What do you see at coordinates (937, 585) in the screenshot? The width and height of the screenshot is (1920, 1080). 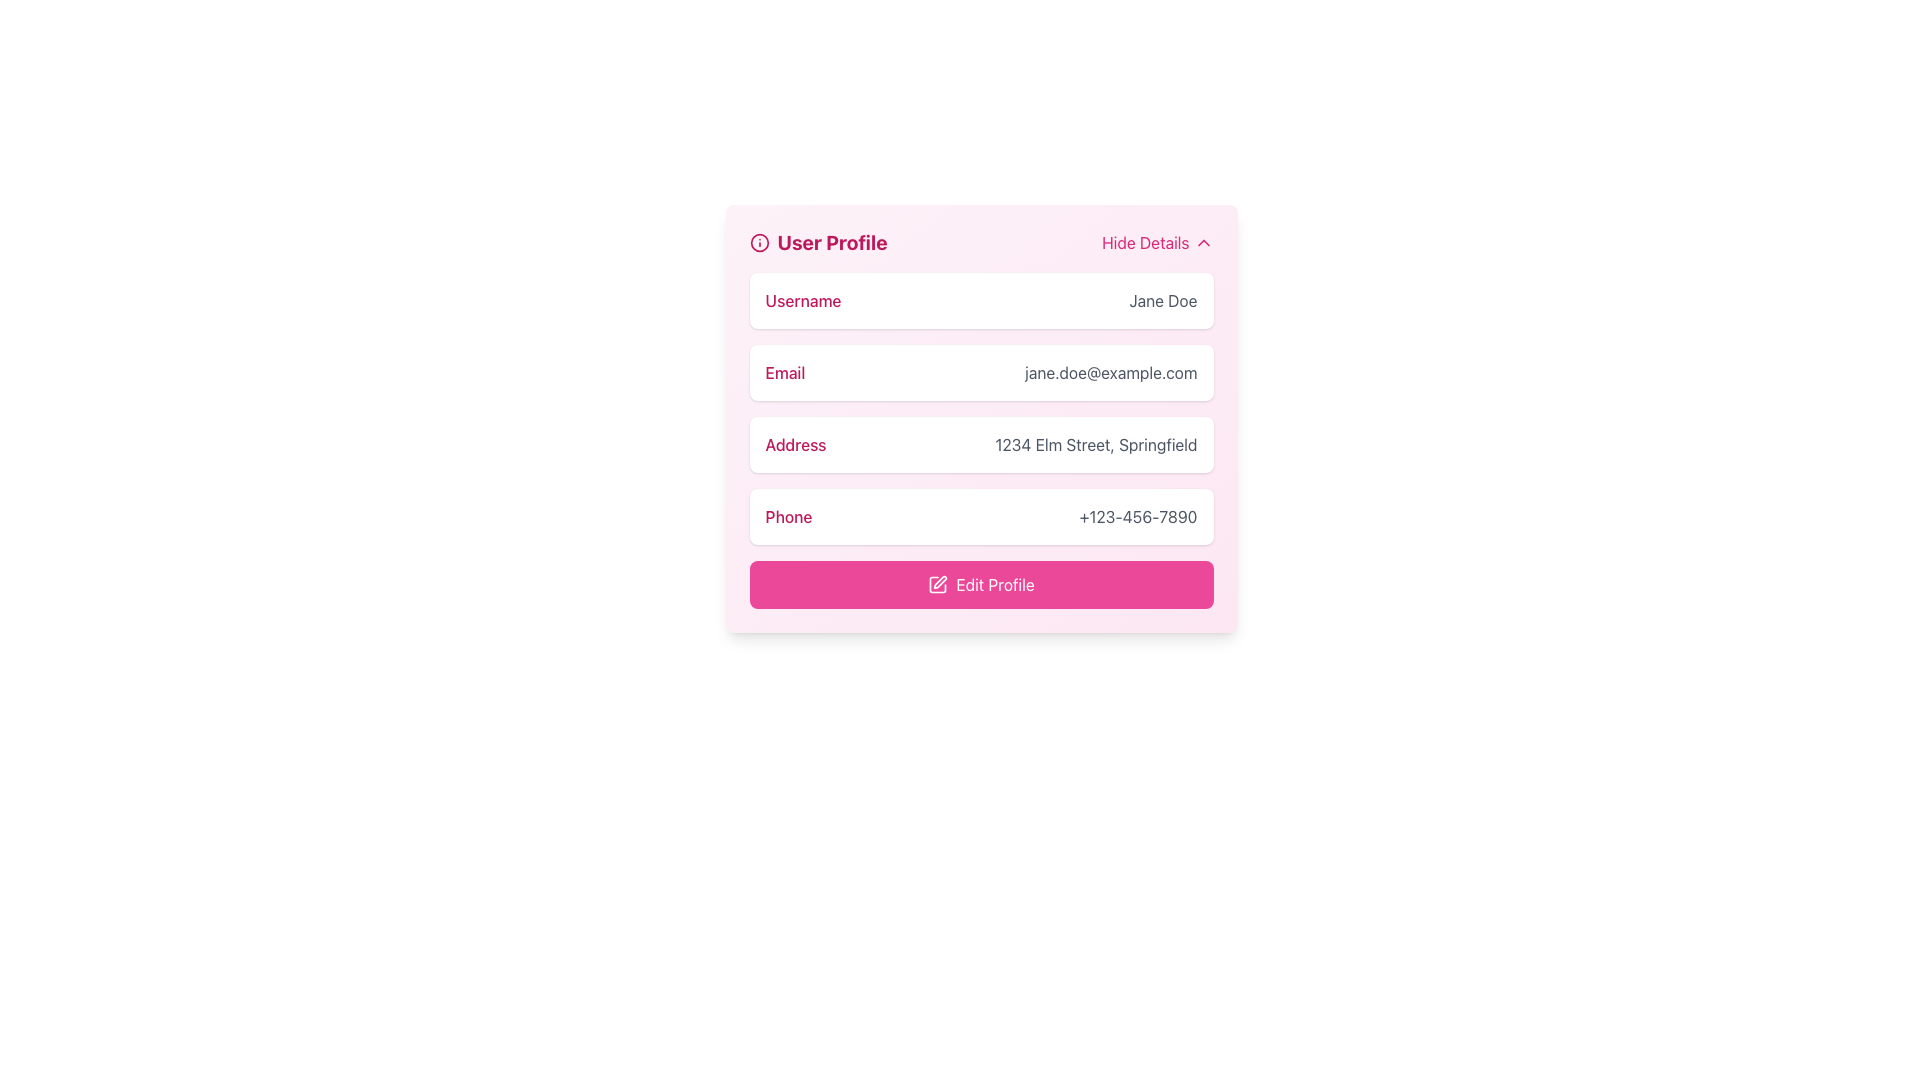 I see `the editing action icon located to the left of the 'Edit Profile' button at the bottom of the card layout` at bounding box center [937, 585].